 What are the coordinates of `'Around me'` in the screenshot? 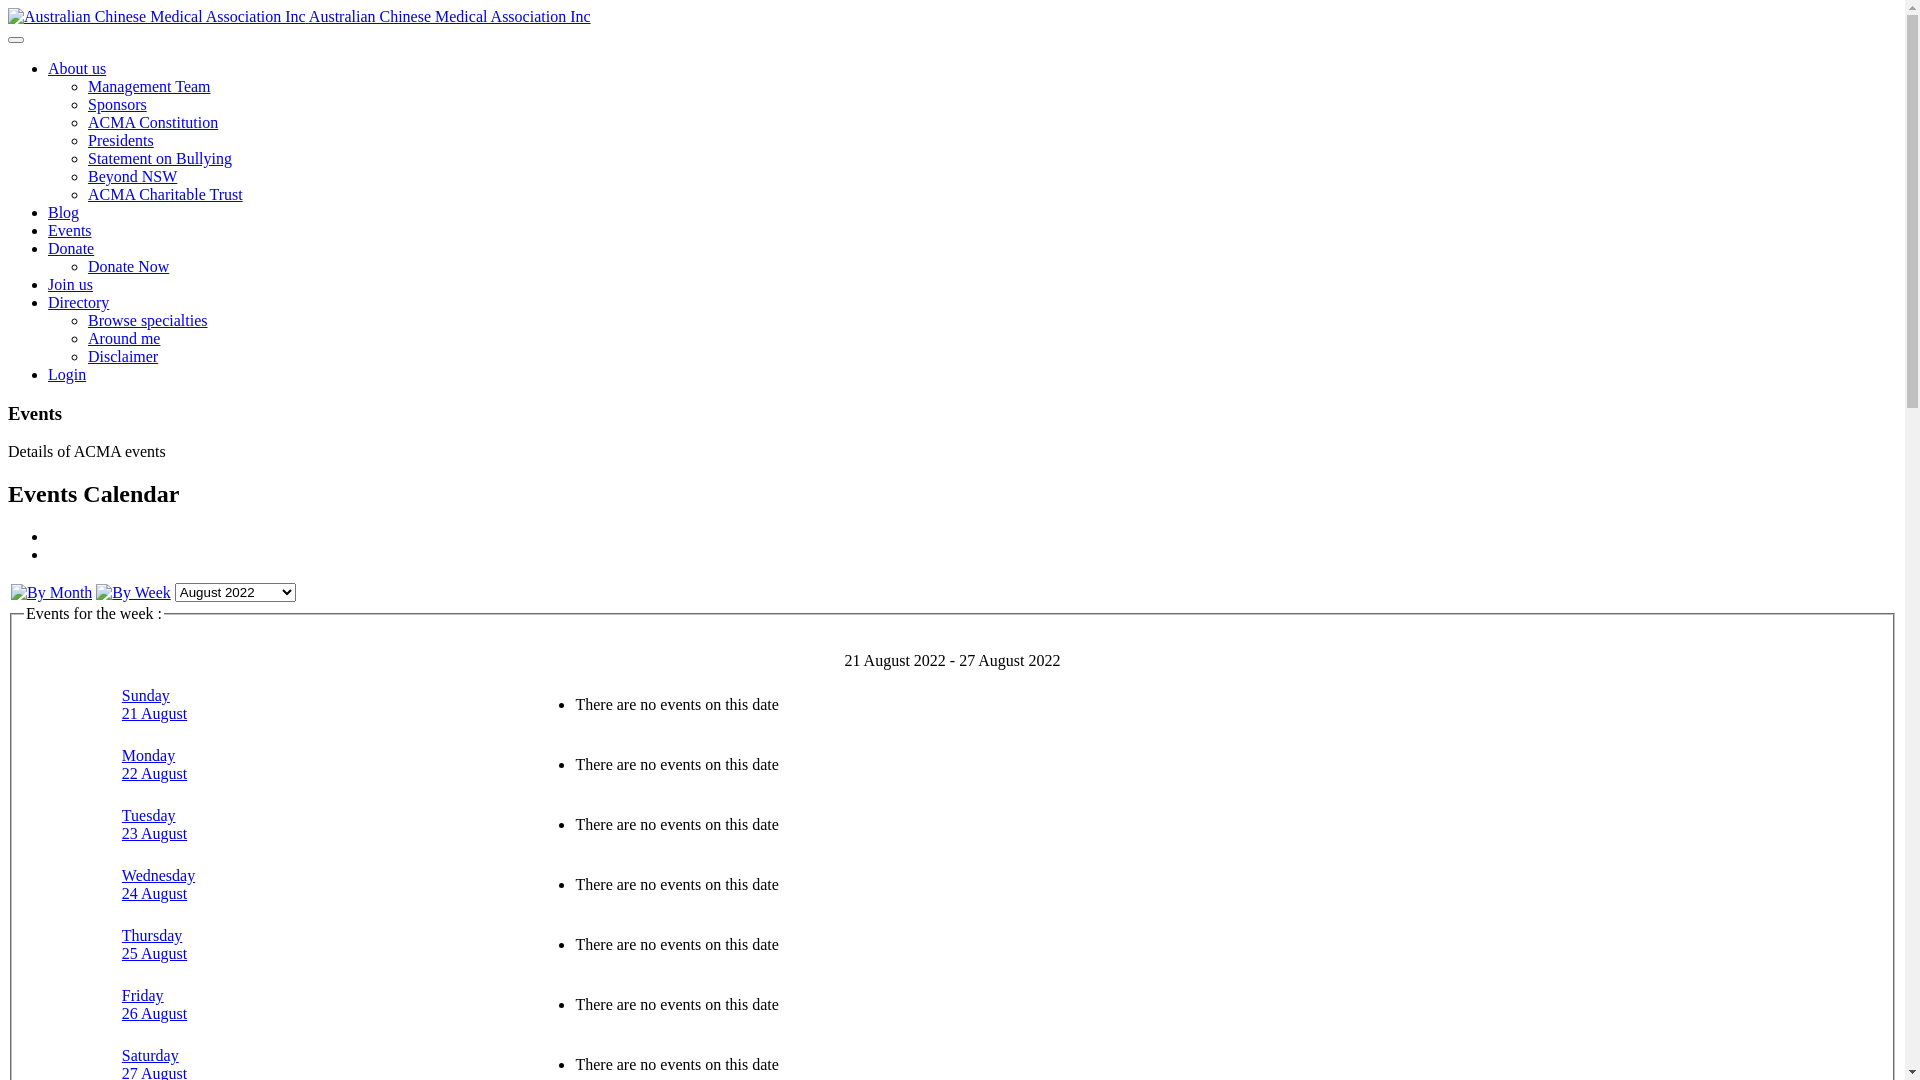 It's located at (123, 337).